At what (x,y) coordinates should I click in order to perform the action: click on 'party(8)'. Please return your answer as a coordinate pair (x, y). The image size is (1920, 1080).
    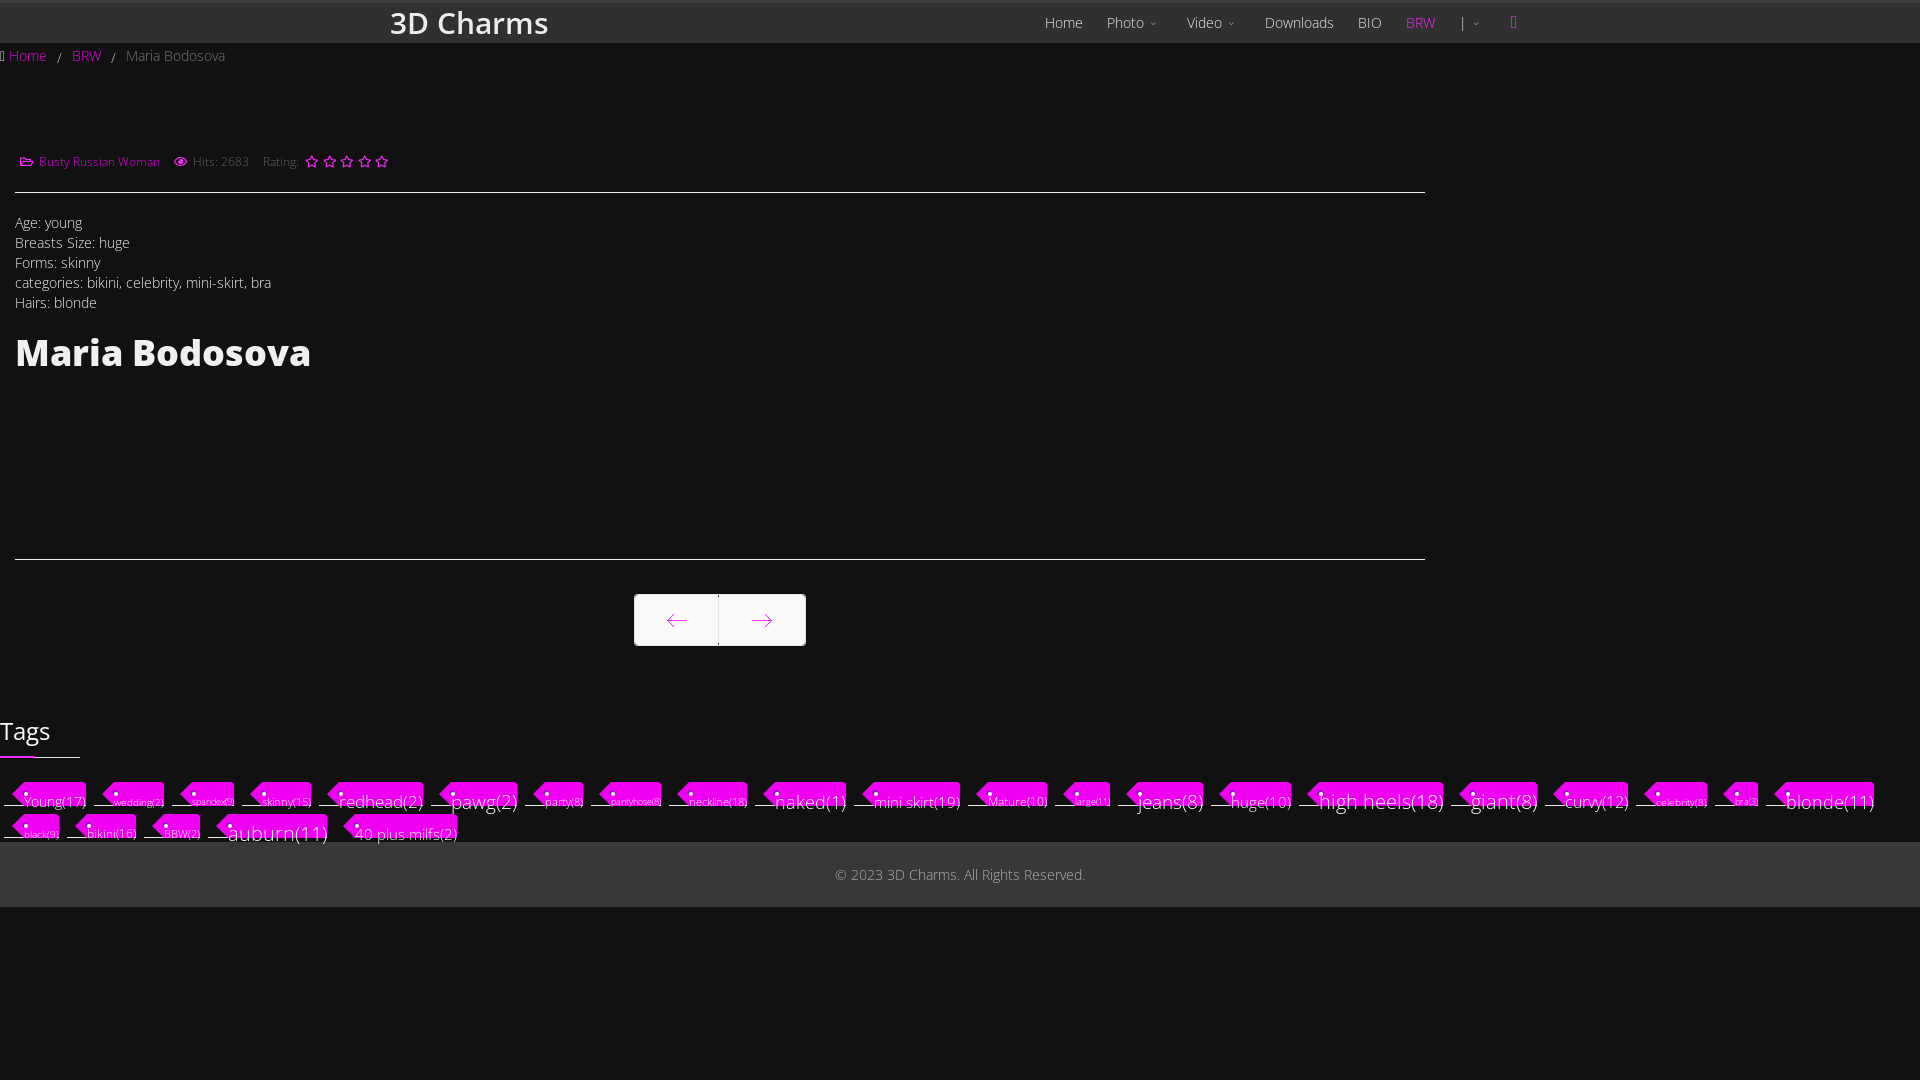
    Looking at the image, I should click on (563, 793).